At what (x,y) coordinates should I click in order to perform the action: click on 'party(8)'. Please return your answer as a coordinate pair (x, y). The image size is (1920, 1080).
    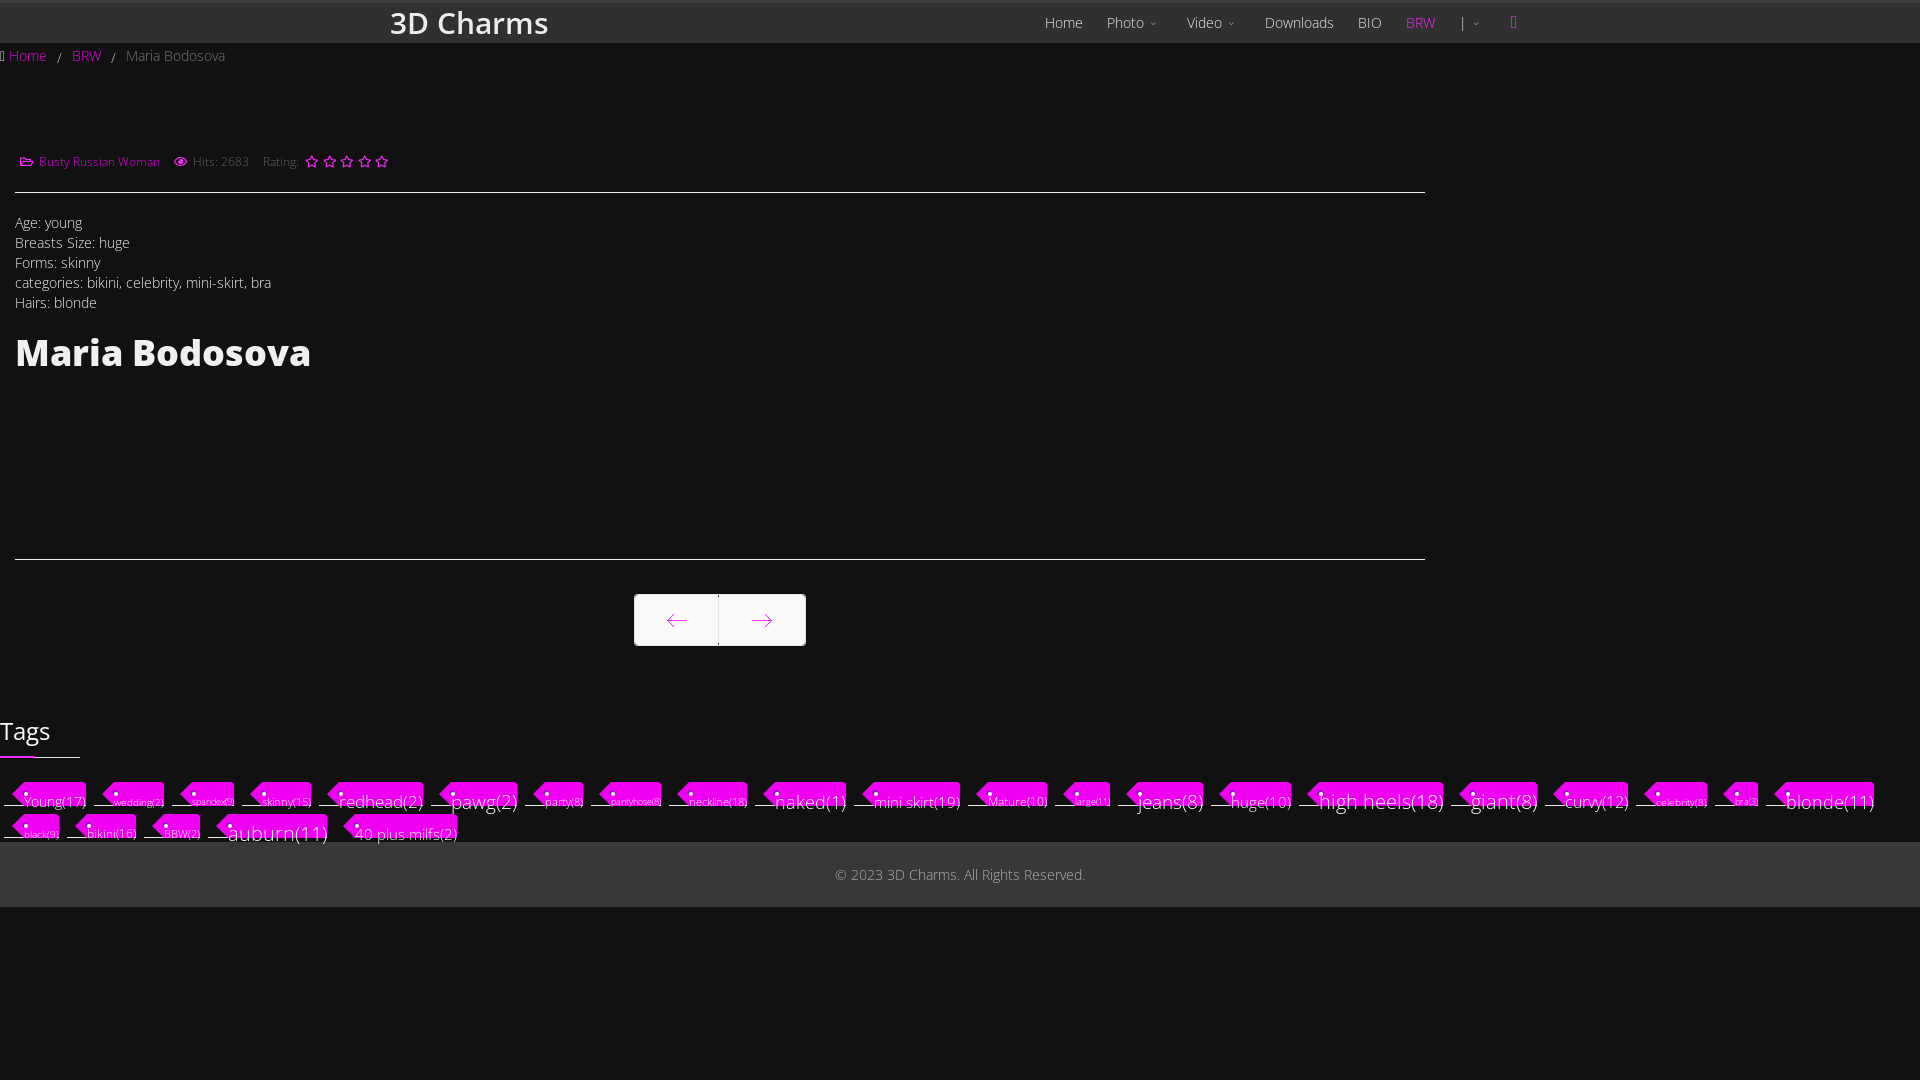
    Looking at the image, I should click on (563, 793).